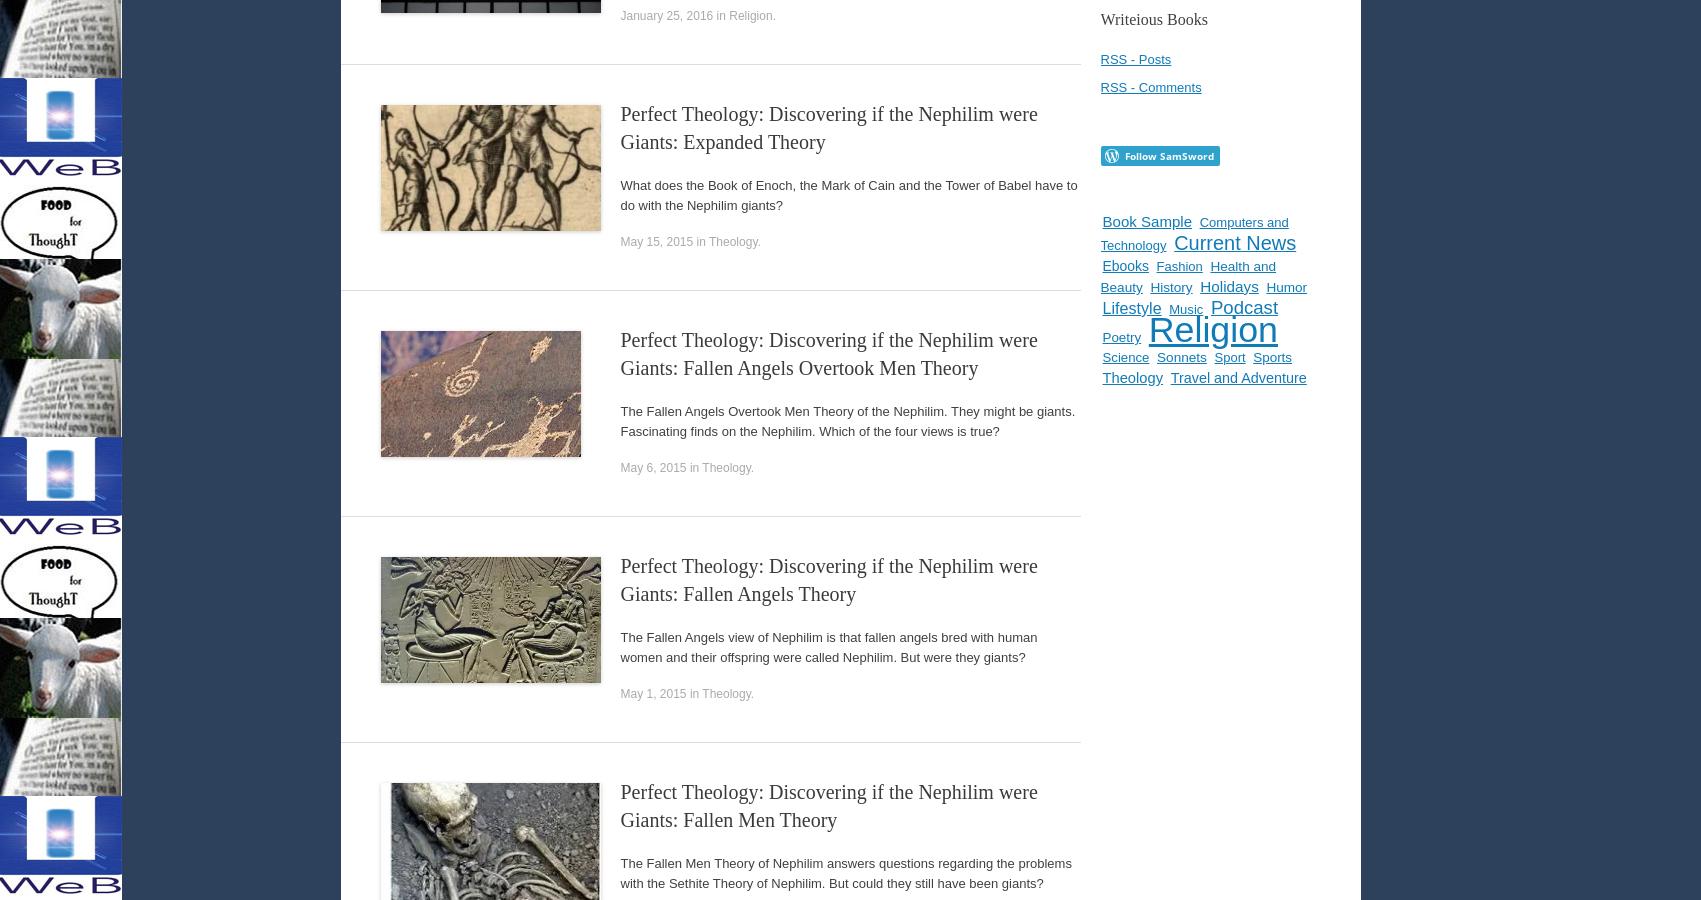  What do you see at coordinates (1272, 357) in the screenshot?
I see `'Sports'` at bounding box center [1272, 357].